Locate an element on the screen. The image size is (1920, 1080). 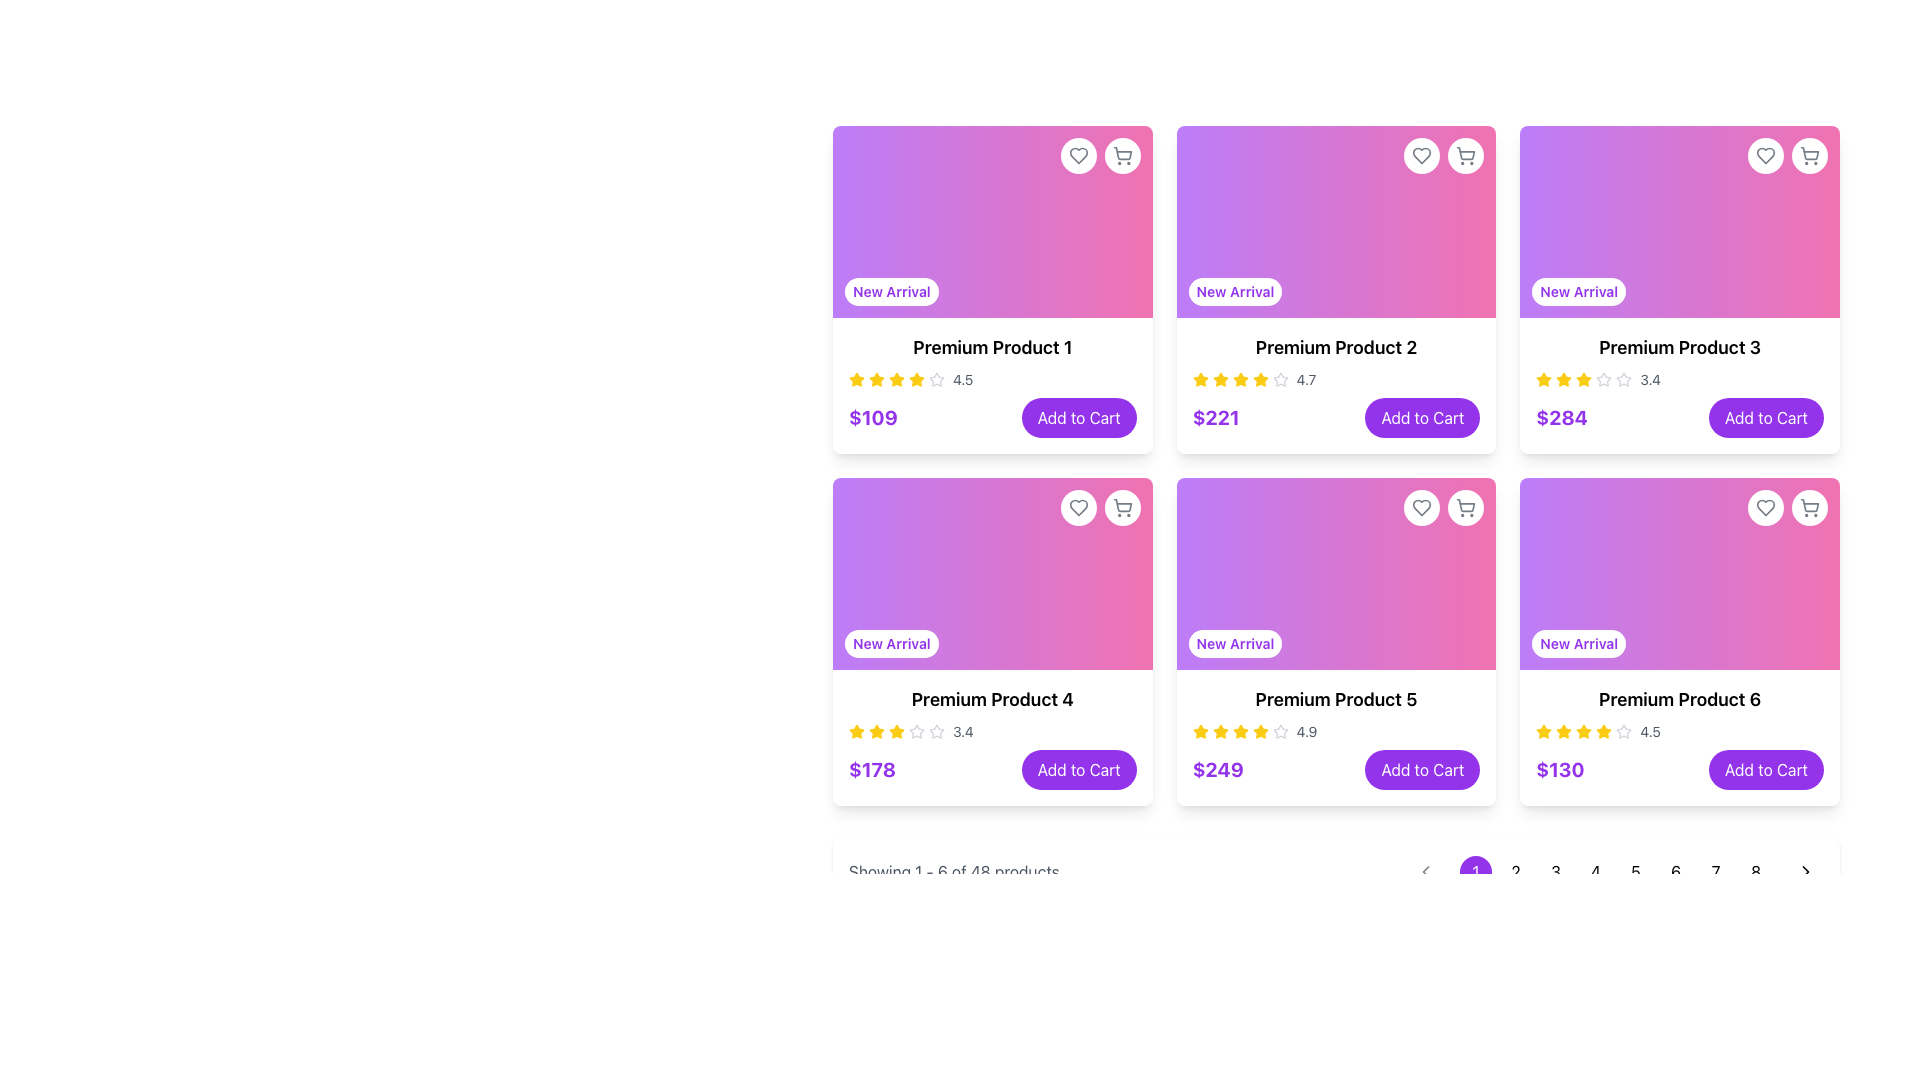
the active star-shaped icon with a yellow fill, which is the fifth star in the rating system for 'Premium Product 5', located under the product card and to the left of the textual rating '4.9' is located at coordinates (1239, 732).